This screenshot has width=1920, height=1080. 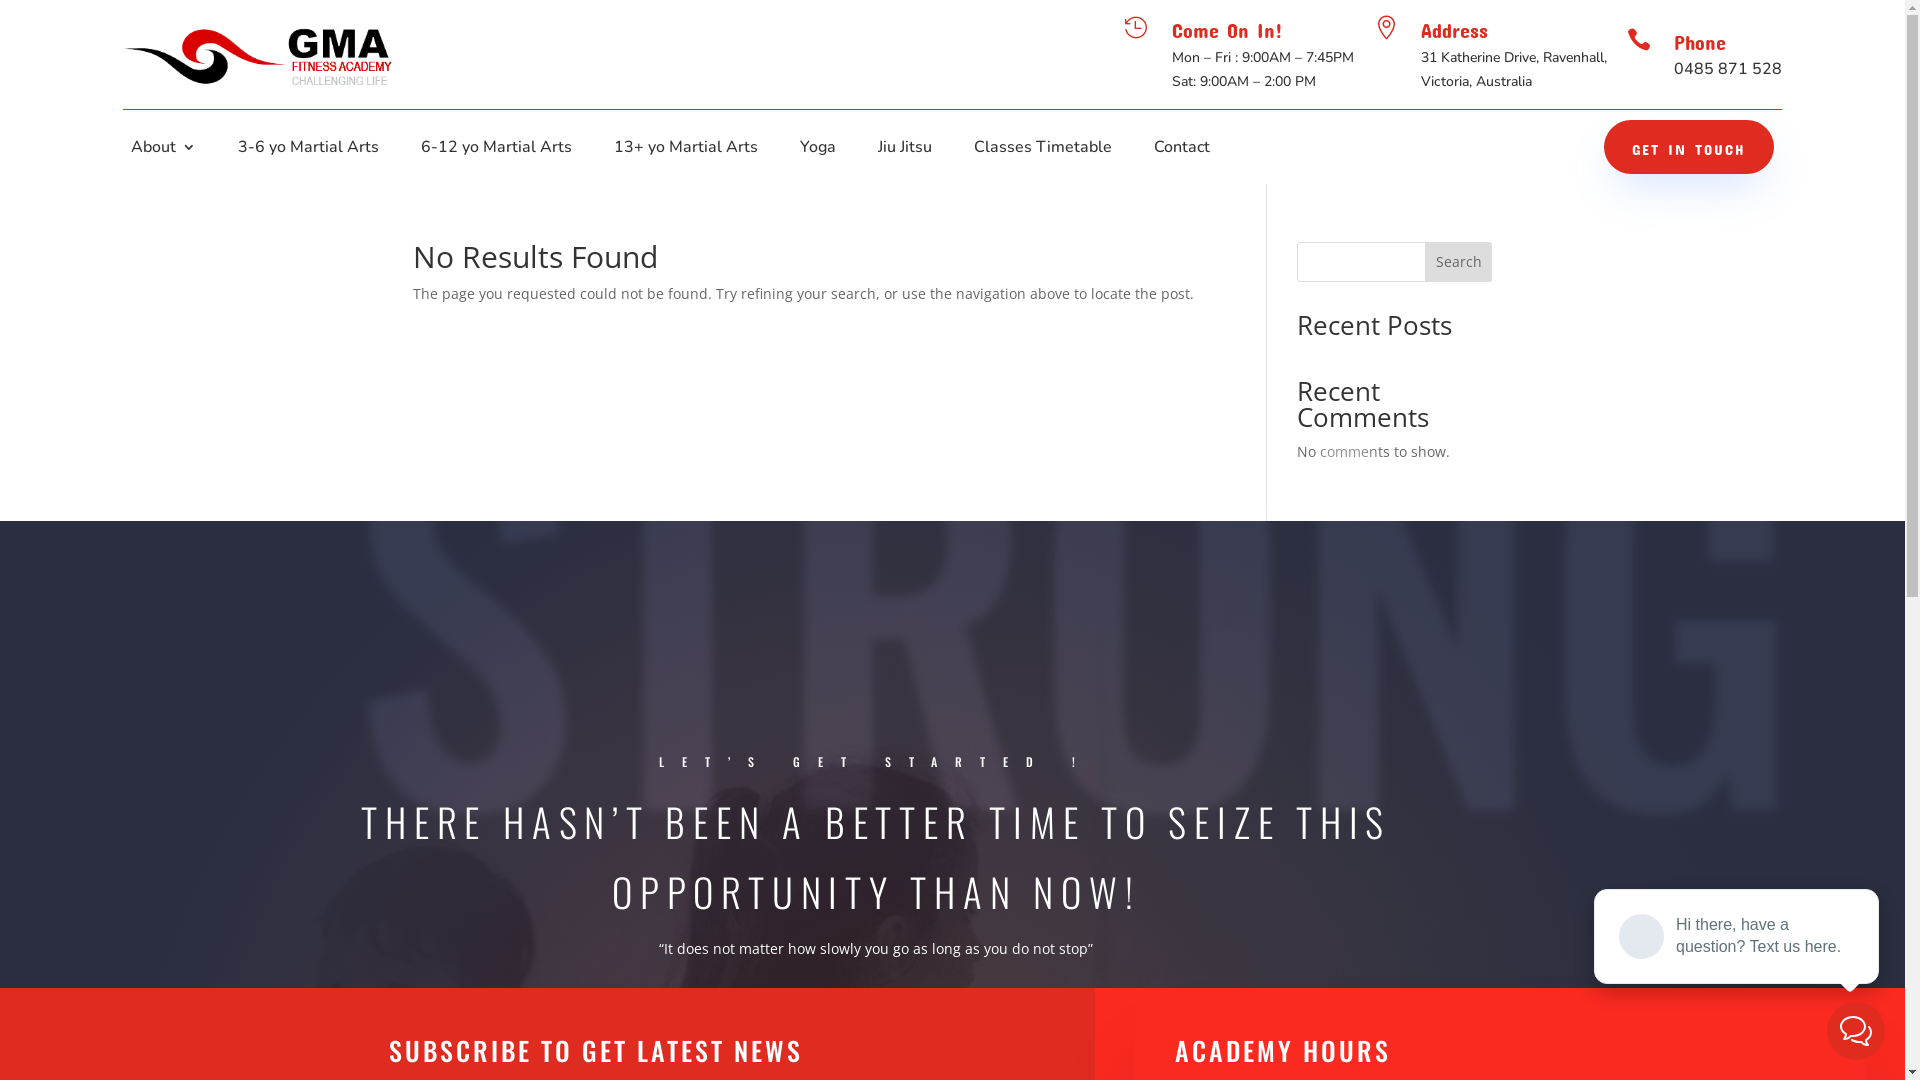 What do you see at coordinates (1424, 261) in the screenshot?
I see `'Search'` at bounding box center [1424, 261].